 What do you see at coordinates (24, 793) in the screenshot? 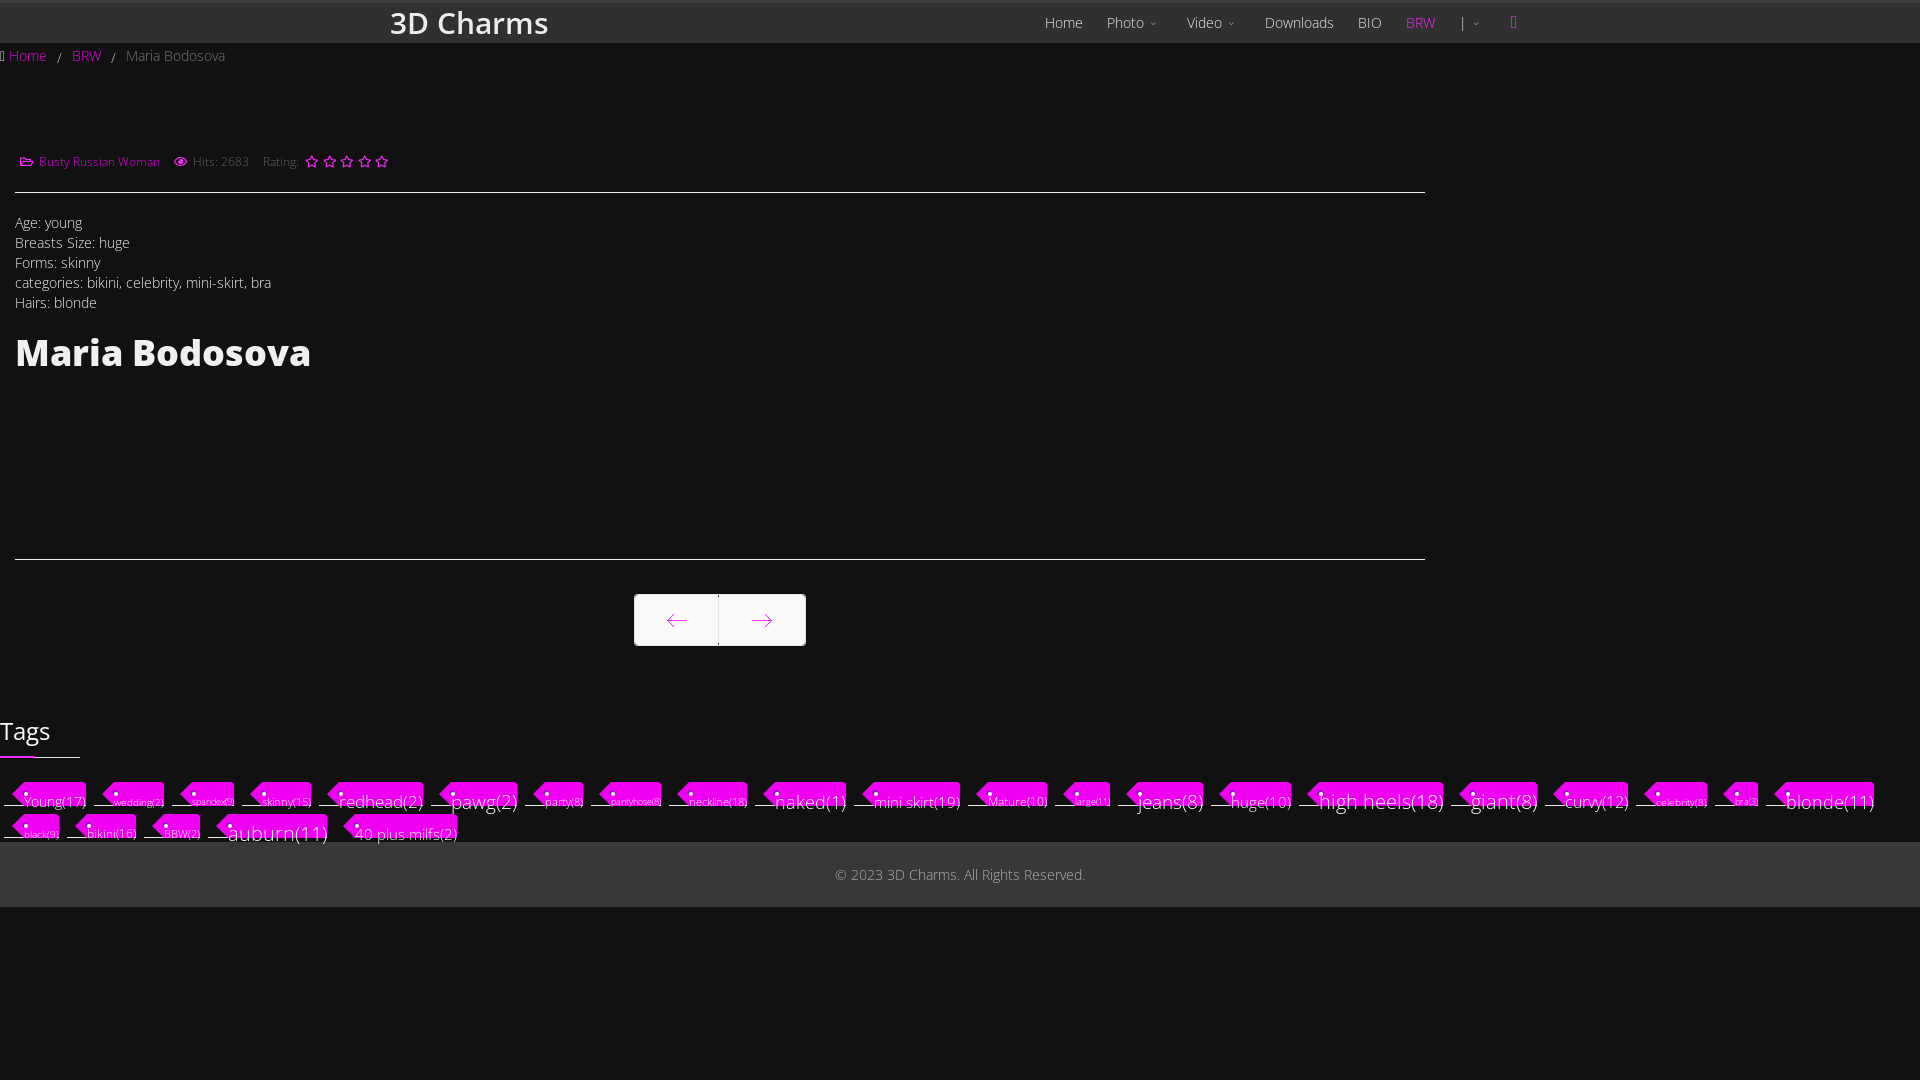
I see `'Young(17)'` at bounding box center [24, 793].